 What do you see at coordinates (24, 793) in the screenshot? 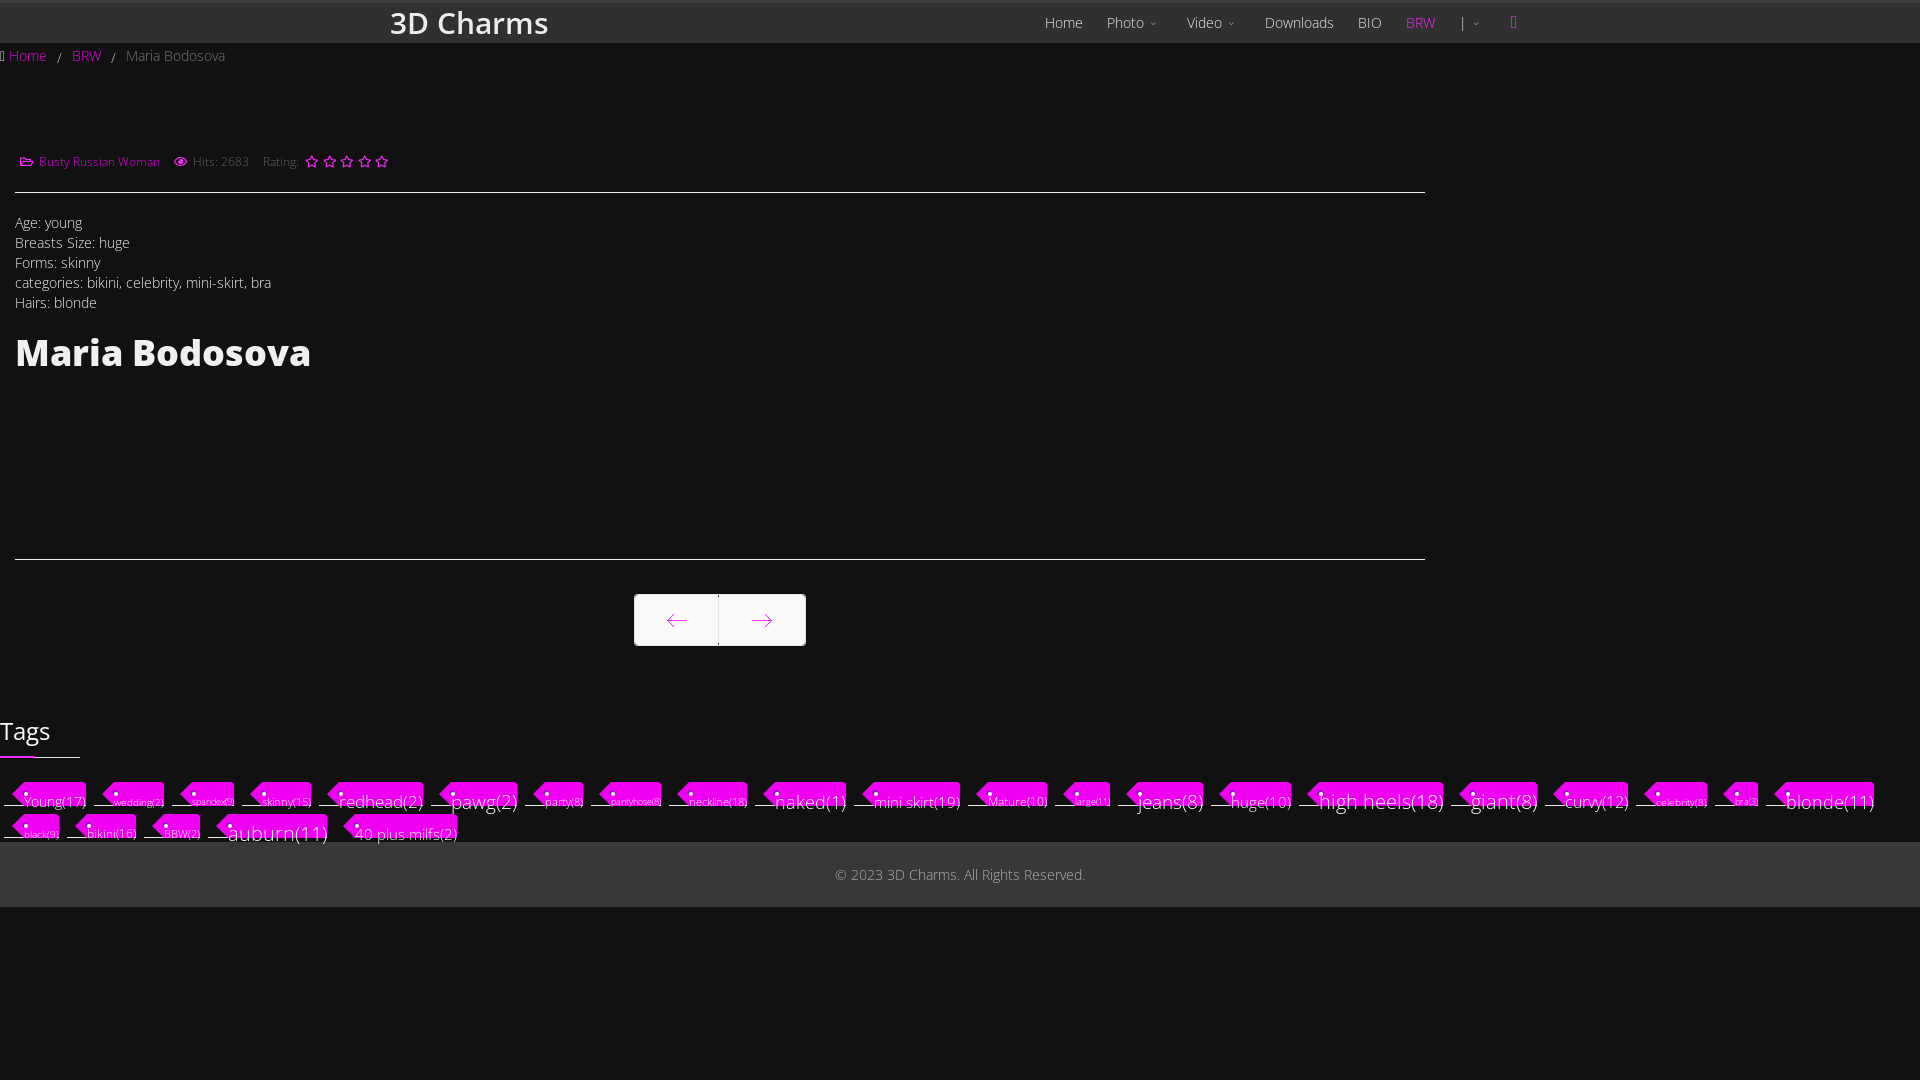
I see `'Young(17)'` at bounding box center [24, 793].